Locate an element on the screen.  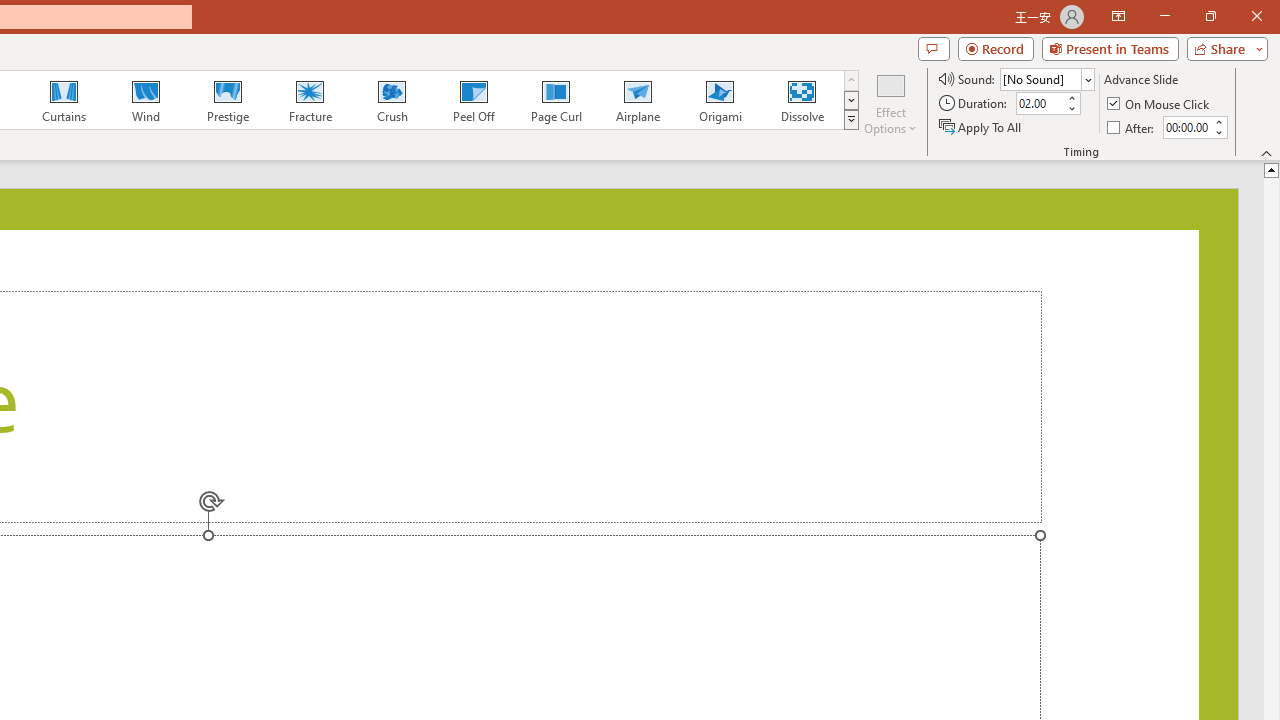
'On Mouse Click' is located at coordinates (1159, 103).